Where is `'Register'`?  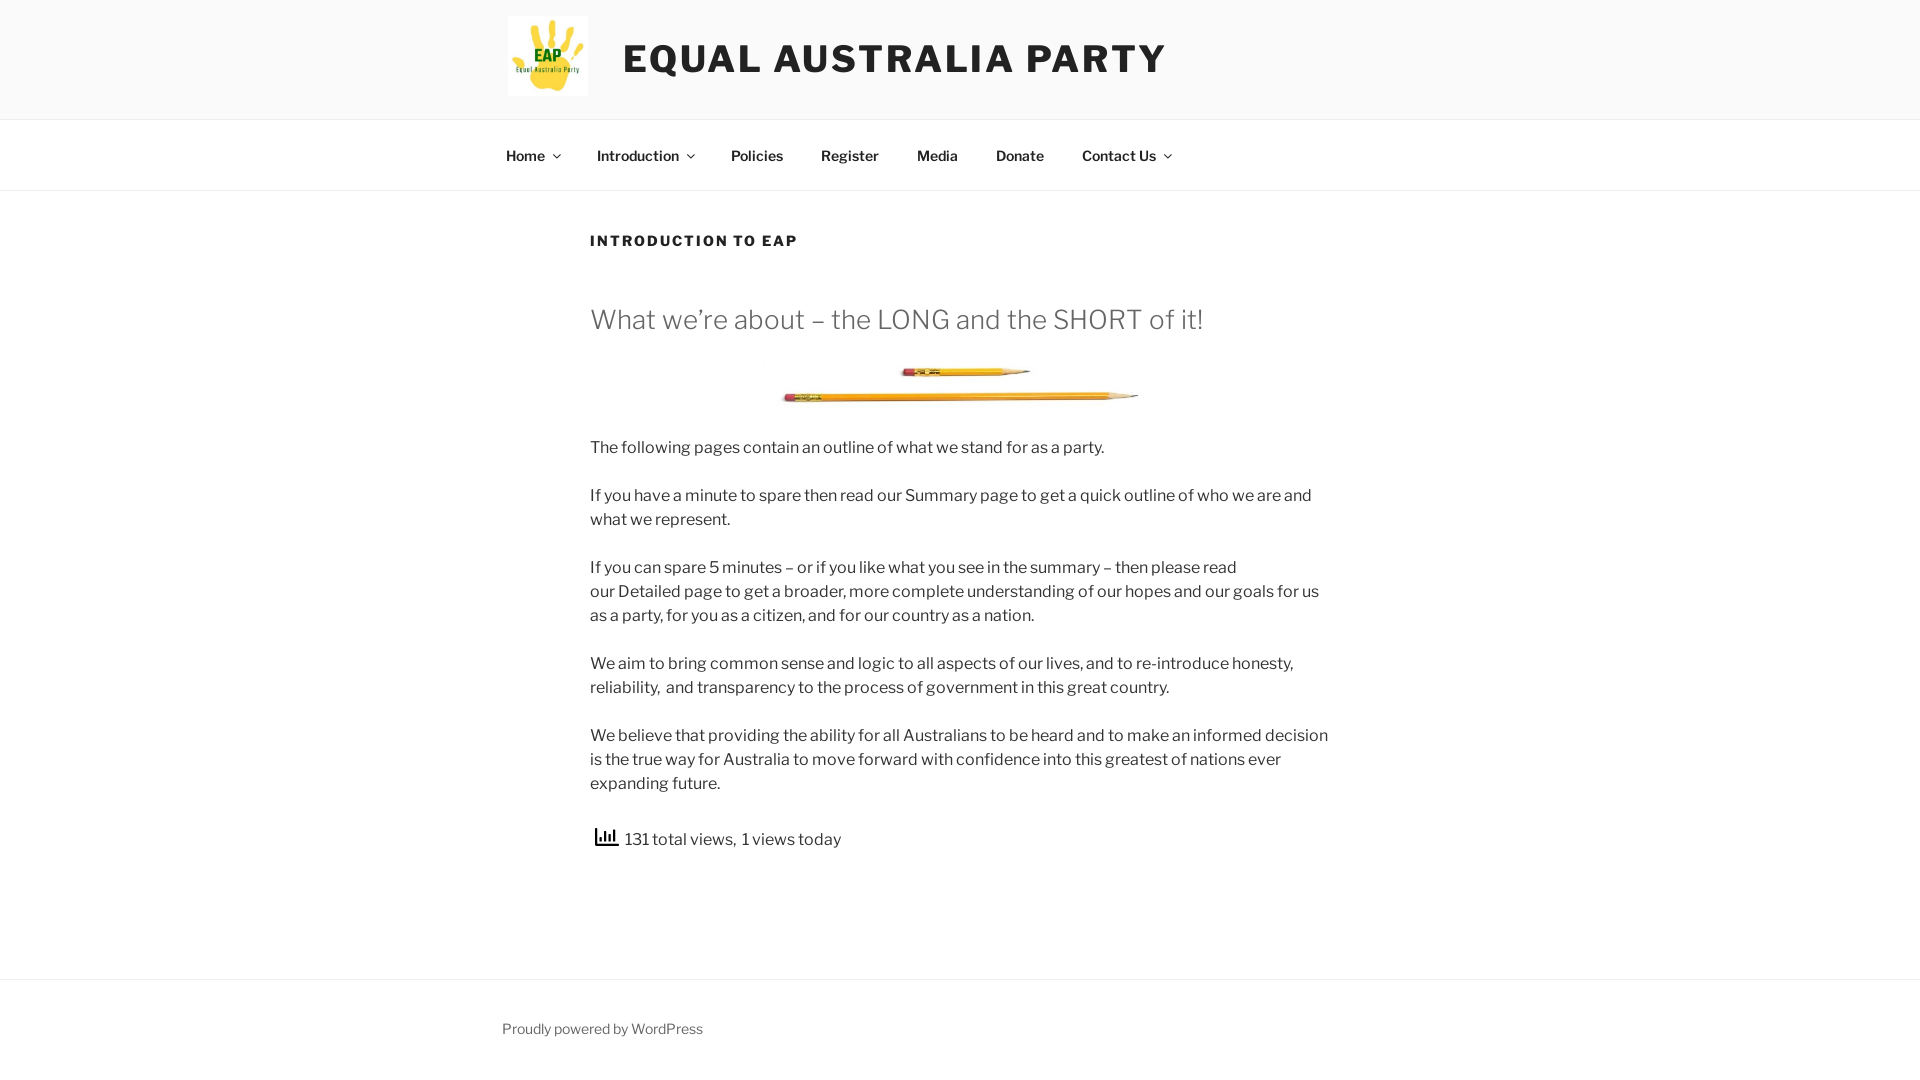 'Register' is located at coordinates (802, 153).